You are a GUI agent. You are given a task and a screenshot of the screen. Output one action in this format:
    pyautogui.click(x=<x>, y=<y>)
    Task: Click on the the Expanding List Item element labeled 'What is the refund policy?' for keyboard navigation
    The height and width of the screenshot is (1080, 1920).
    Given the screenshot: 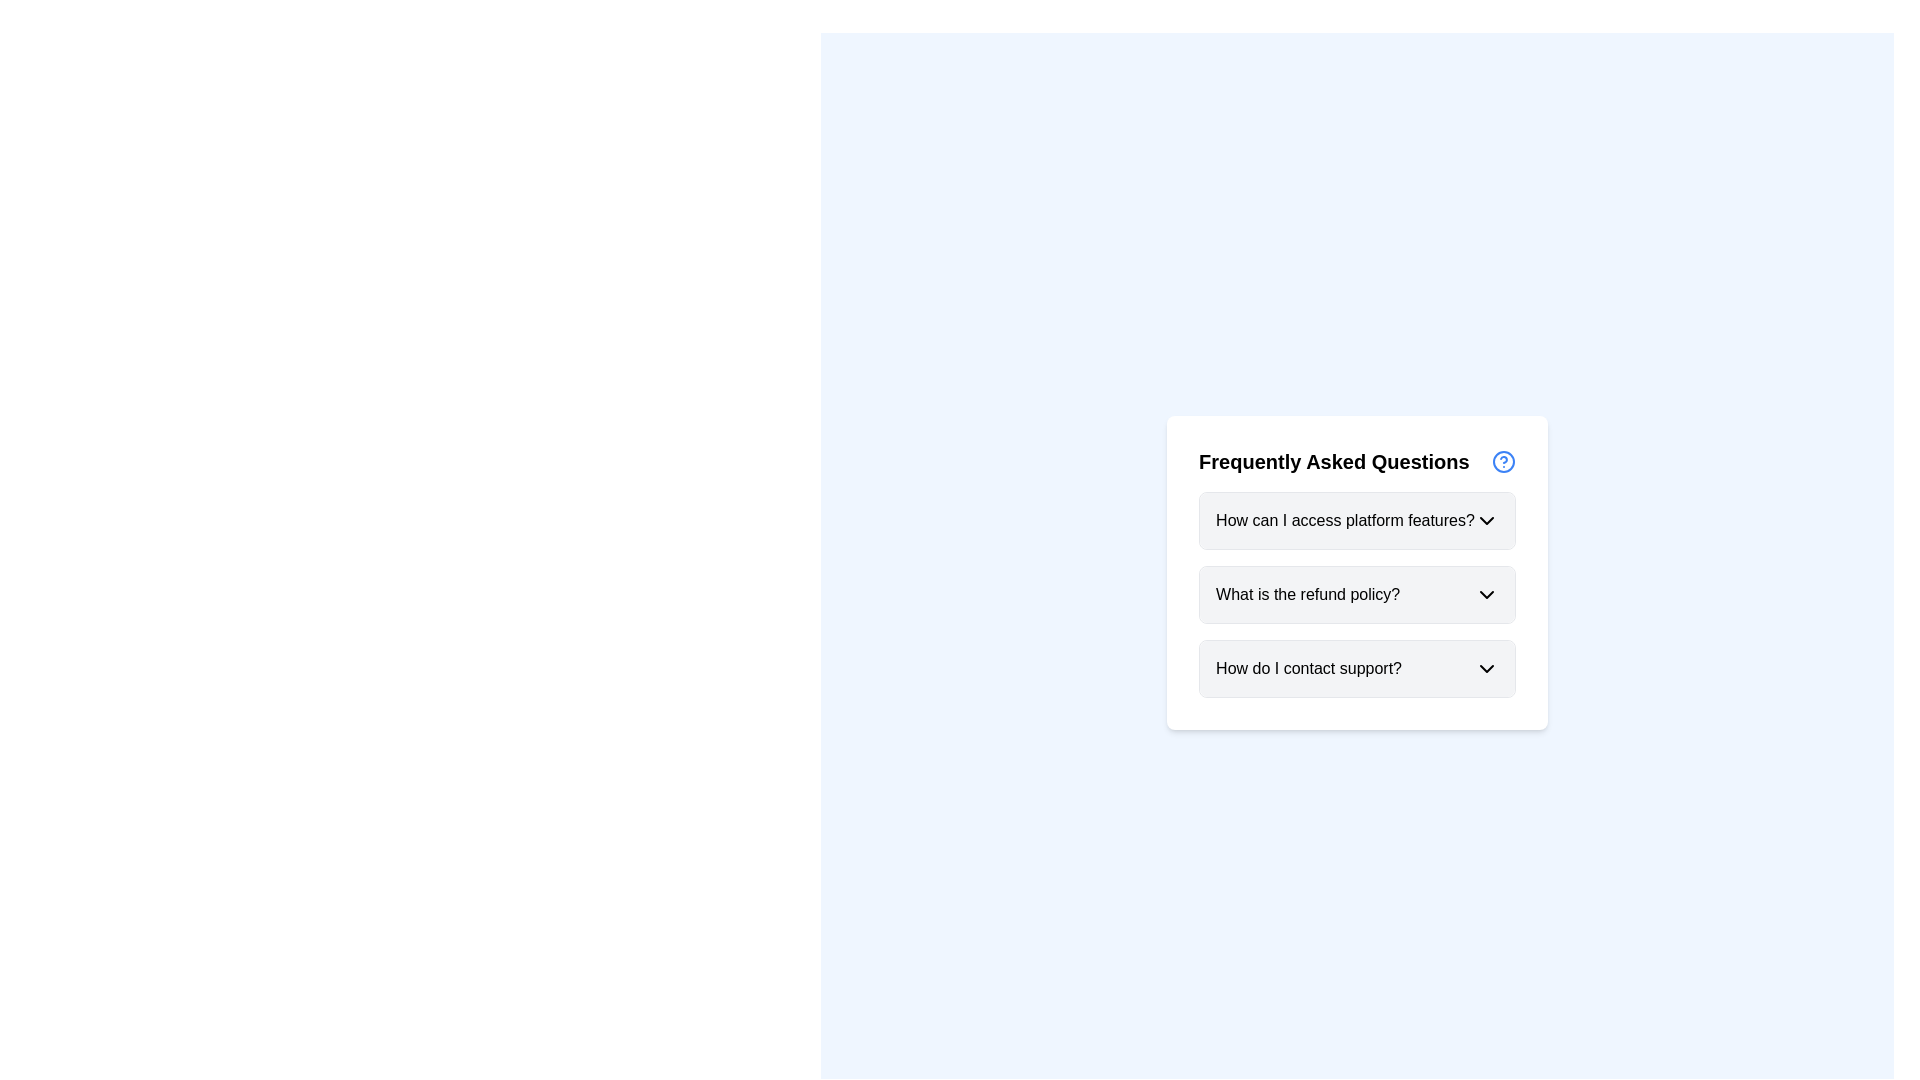 What is the action you would take?
    pyautogui.click(x=1357, y=593)
    